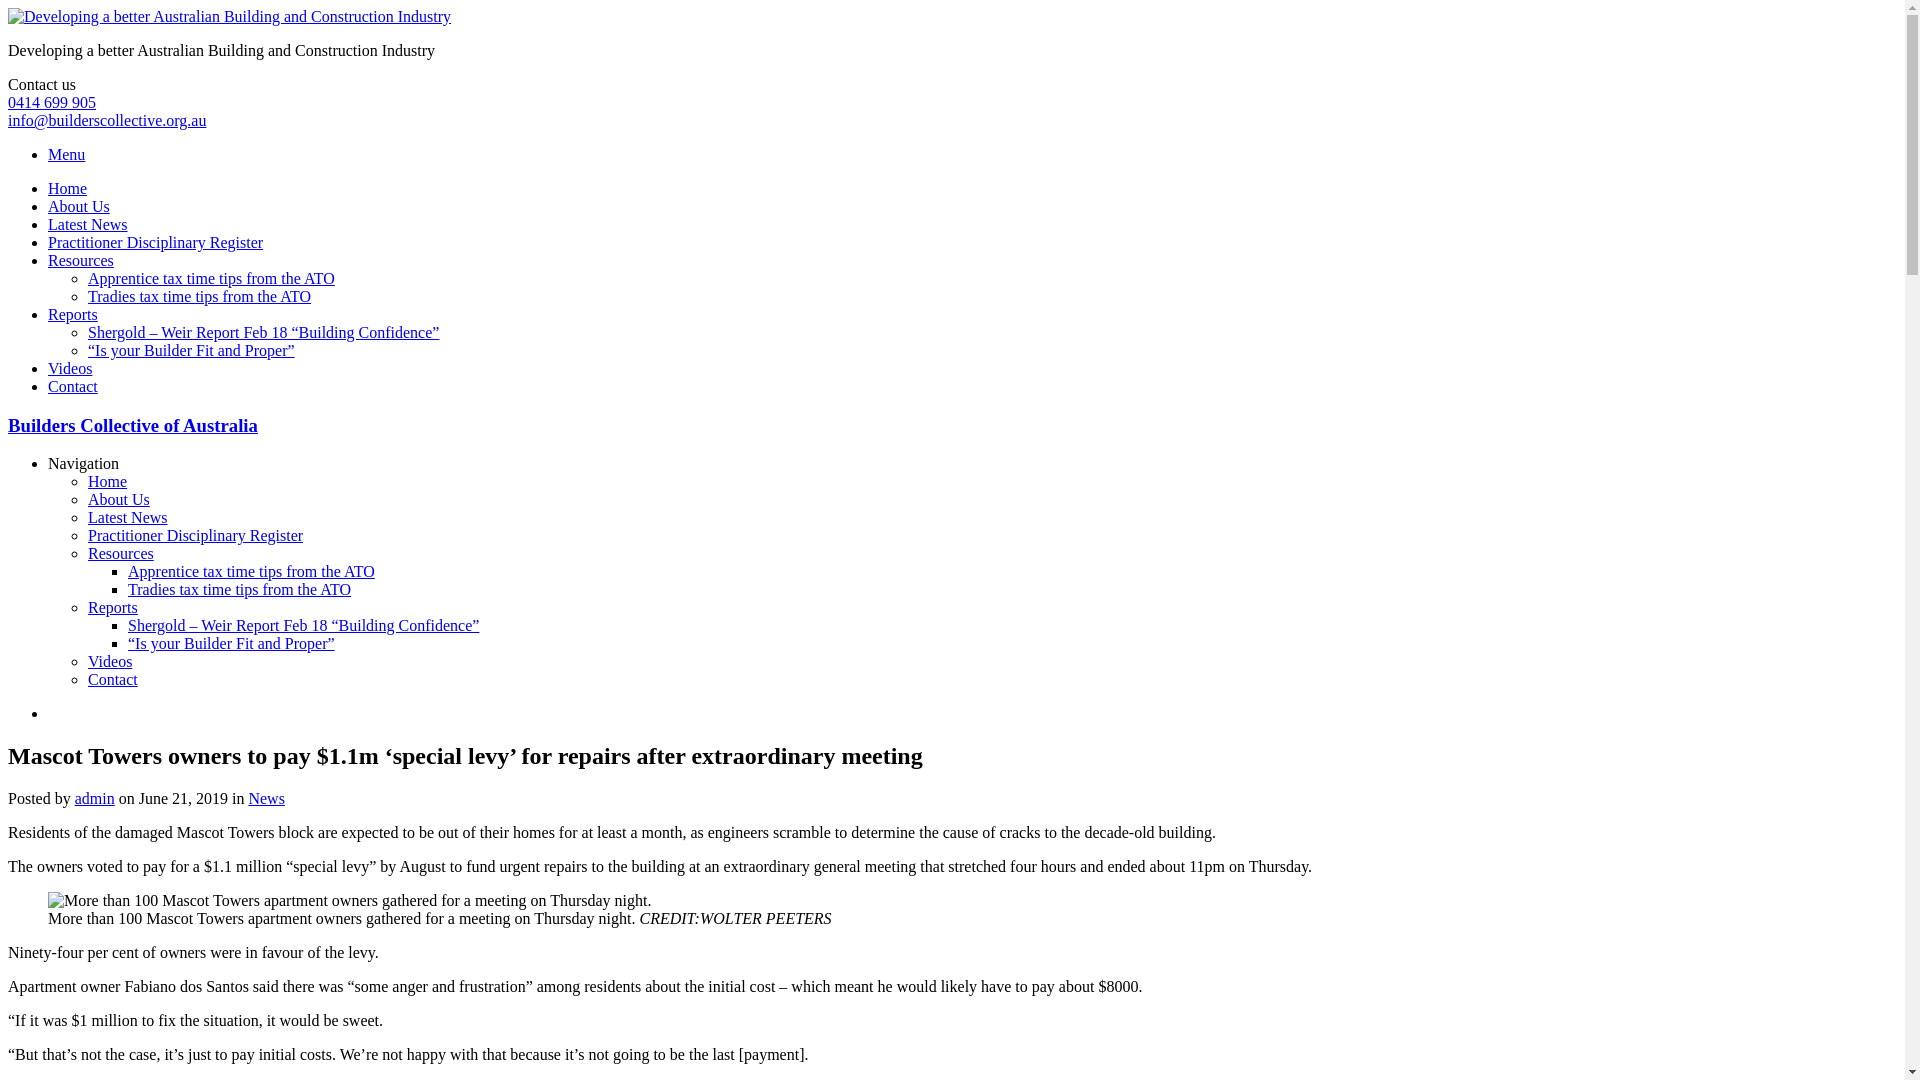  Describe the element at coordinates (105, 120) in the screenshot. I see `'info@builderscollective.org.au'` at that location.